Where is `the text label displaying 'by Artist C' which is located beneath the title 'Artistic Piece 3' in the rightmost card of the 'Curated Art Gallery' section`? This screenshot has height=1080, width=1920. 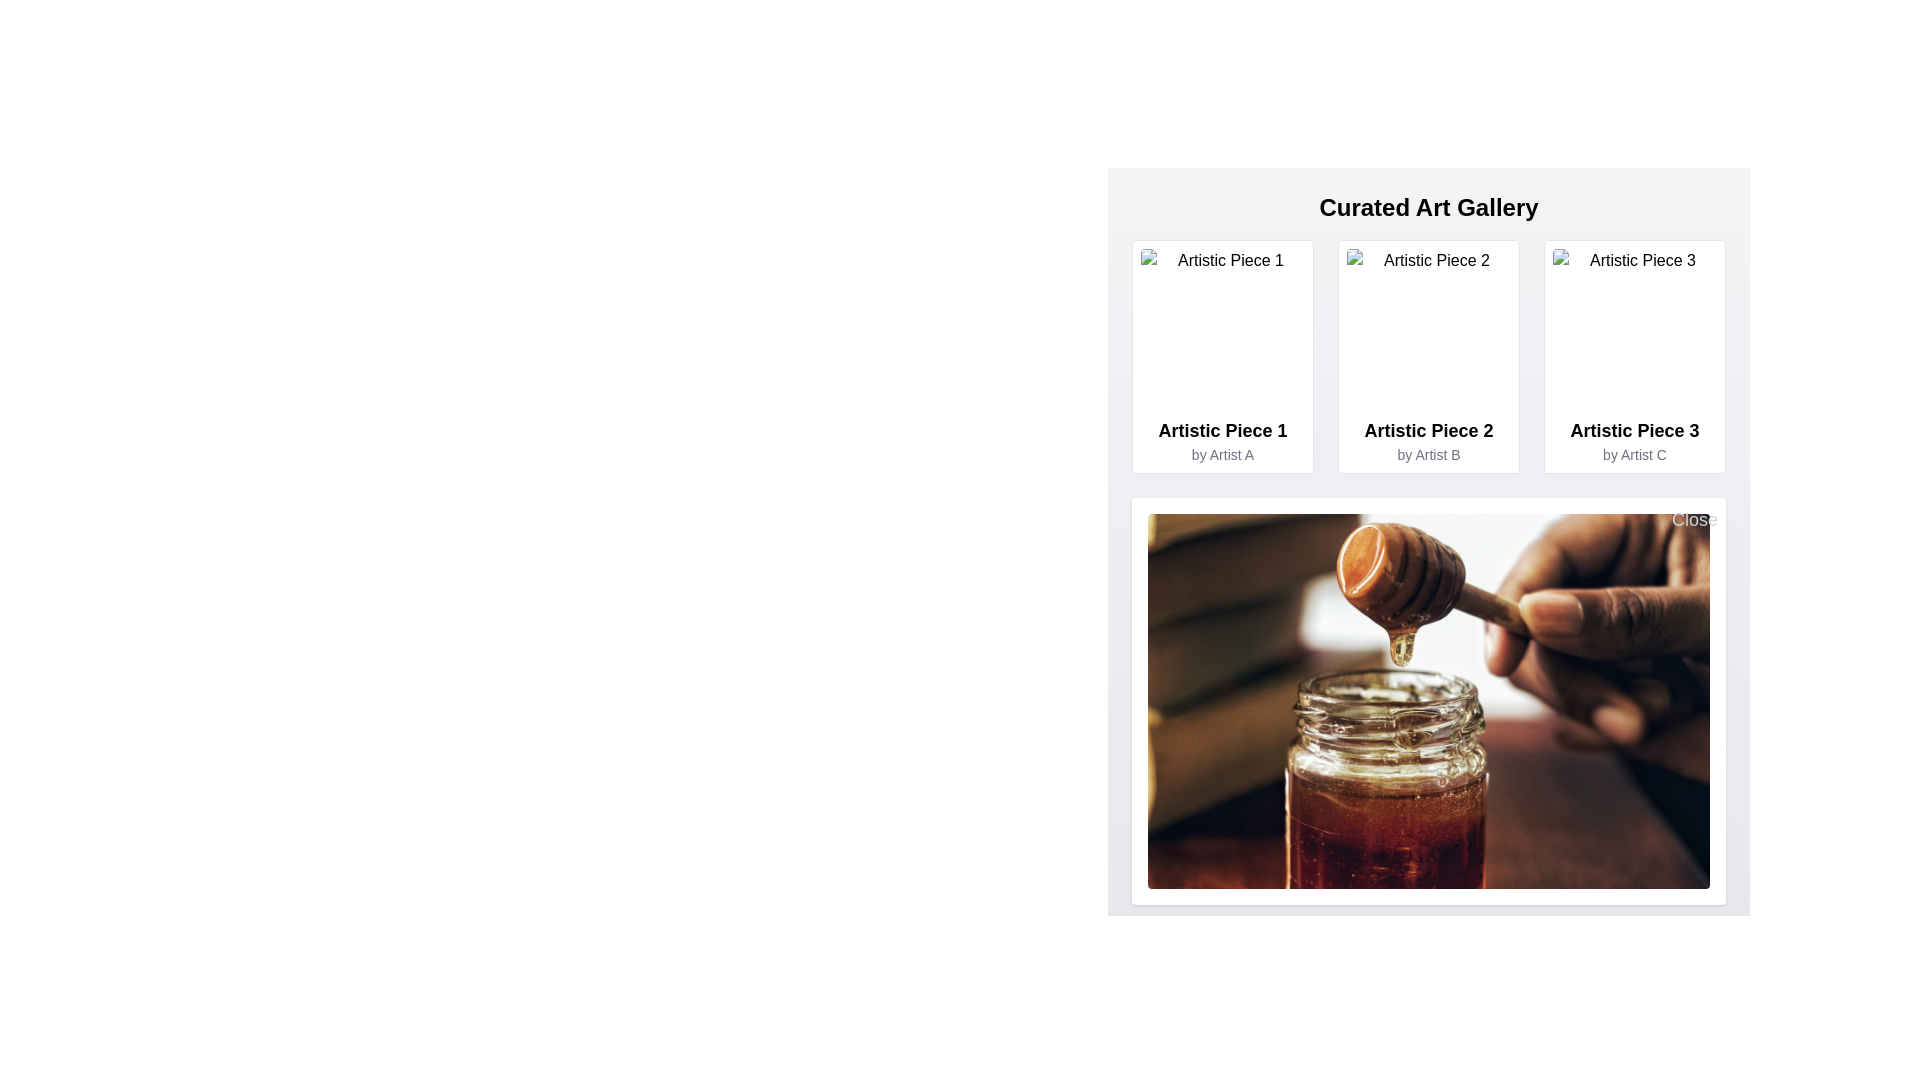 the text label displaying 'by Artist C' which is located beneath the title 'Artistic Piece 3' in the rightmost card of the 'Curated Art Gallery' section is located at coordinates (1635, 455).